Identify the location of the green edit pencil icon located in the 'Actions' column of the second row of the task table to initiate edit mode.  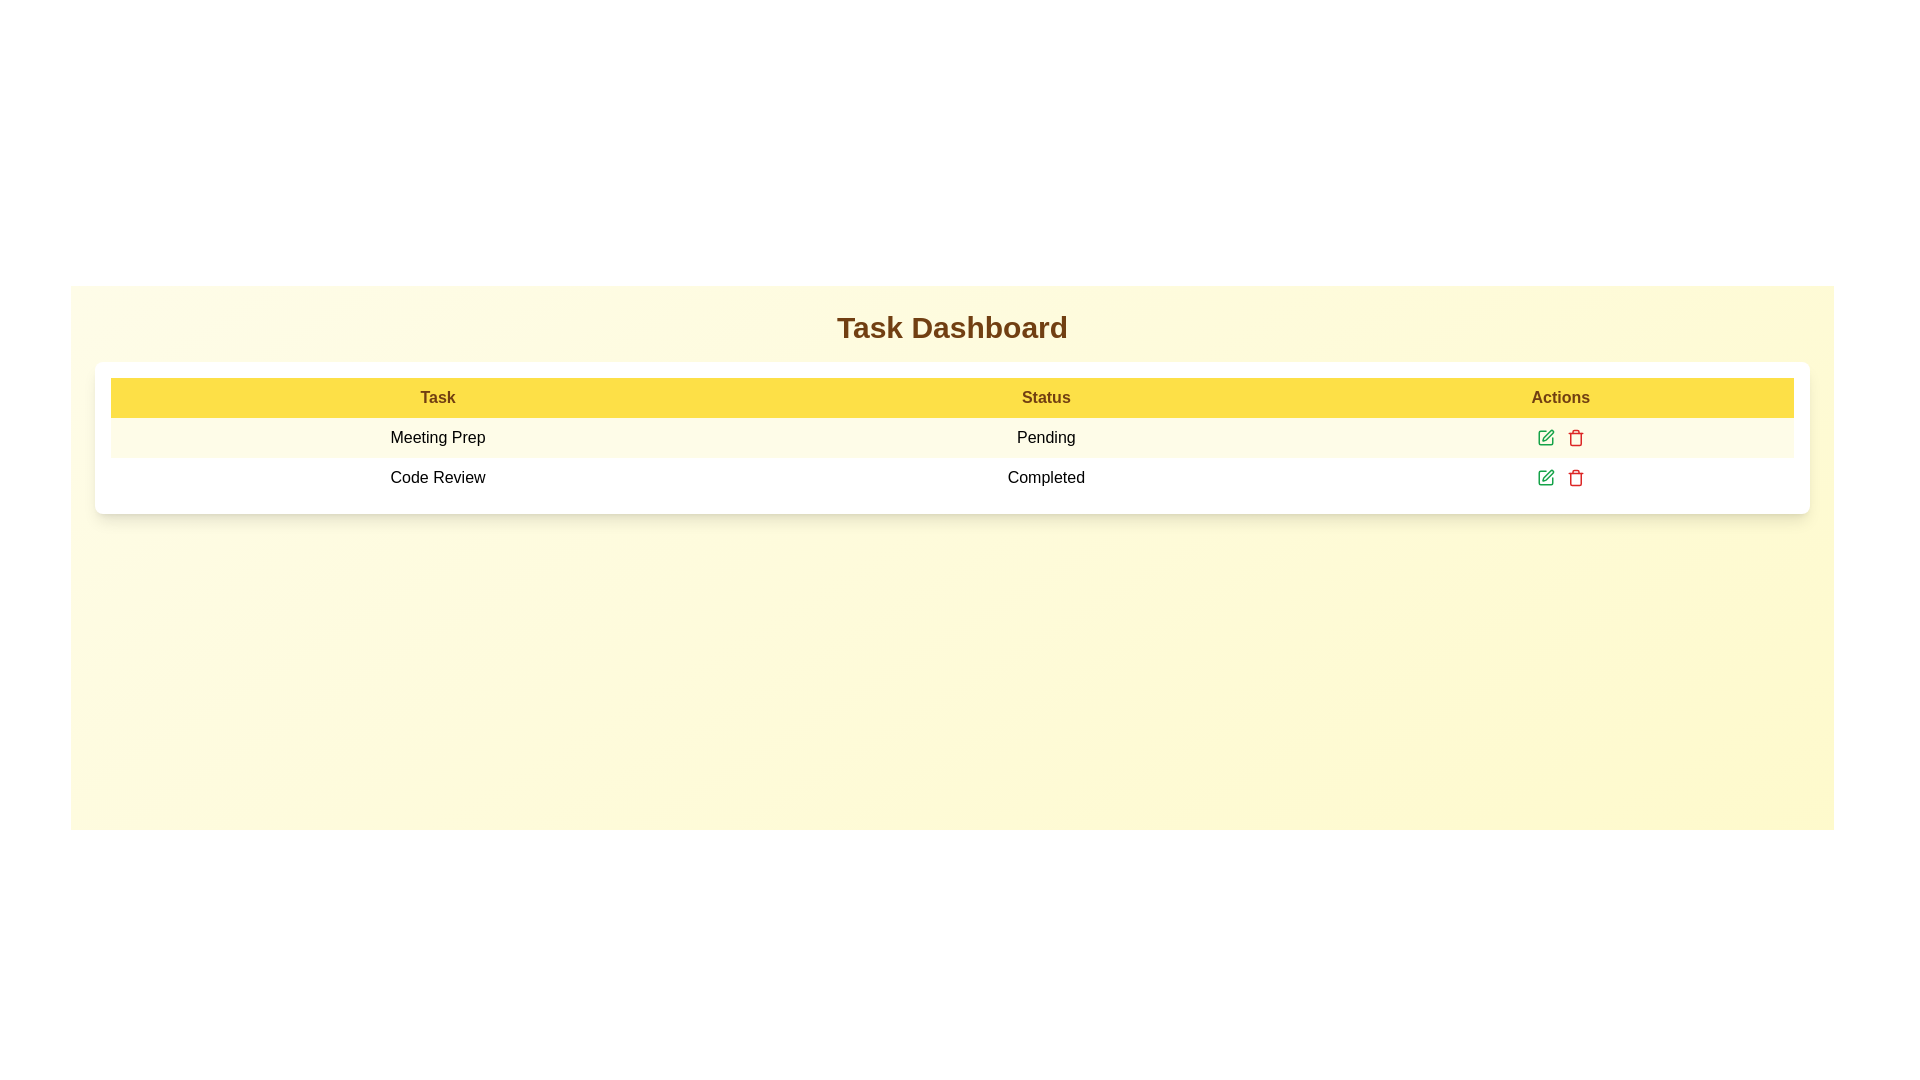
(1544, 478).